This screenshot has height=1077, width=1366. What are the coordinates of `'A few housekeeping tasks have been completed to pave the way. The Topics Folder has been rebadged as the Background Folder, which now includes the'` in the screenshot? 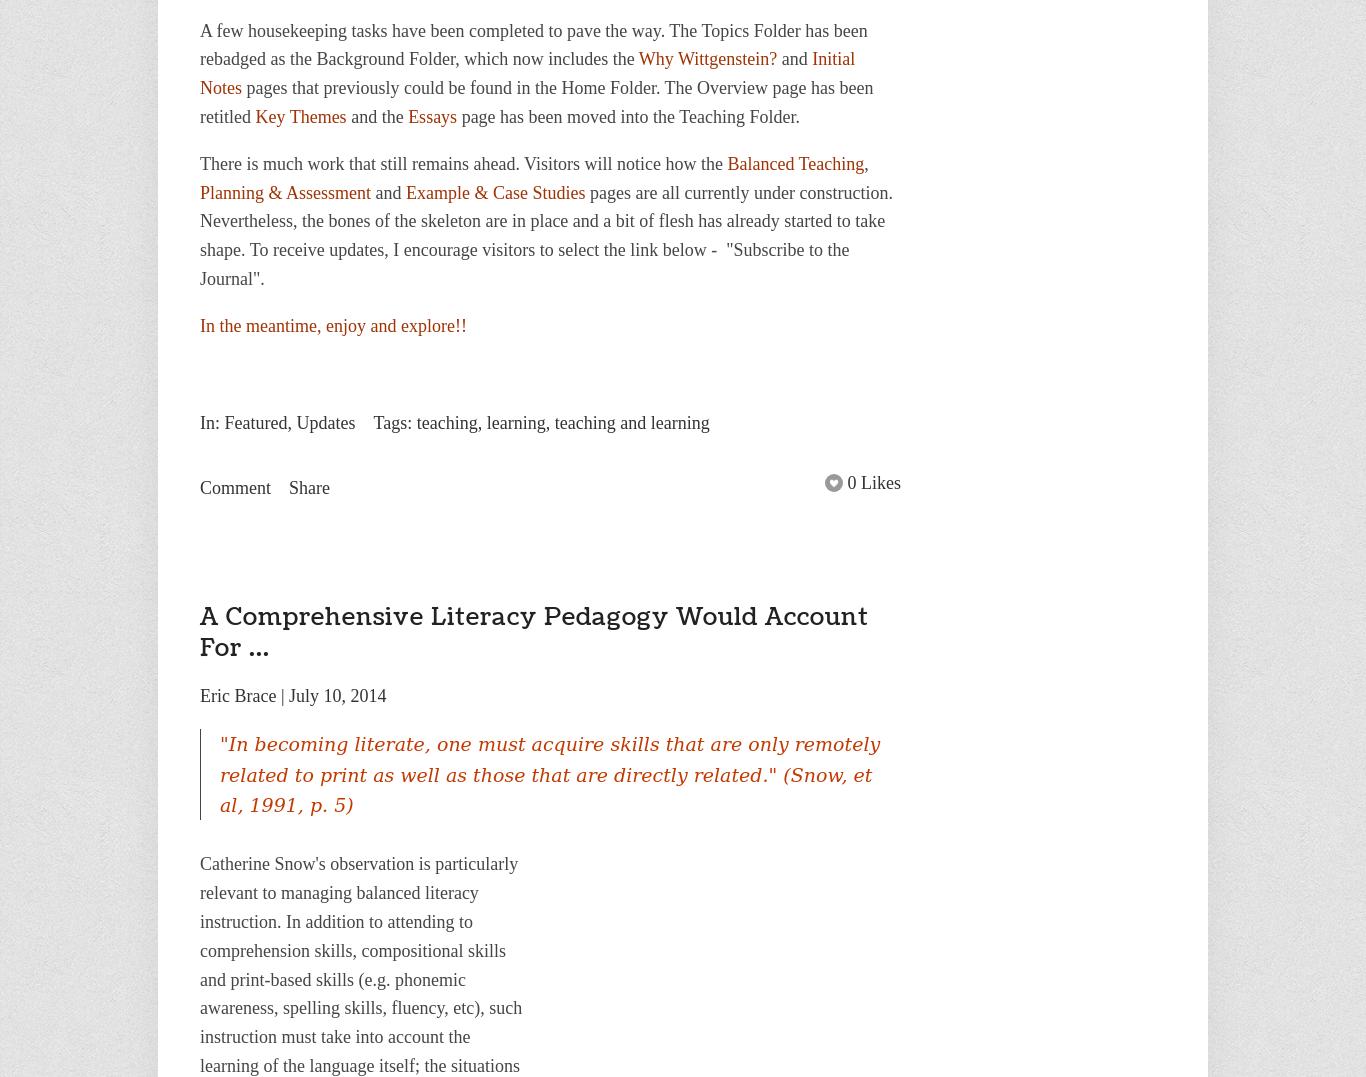 It's located at (533, 44).